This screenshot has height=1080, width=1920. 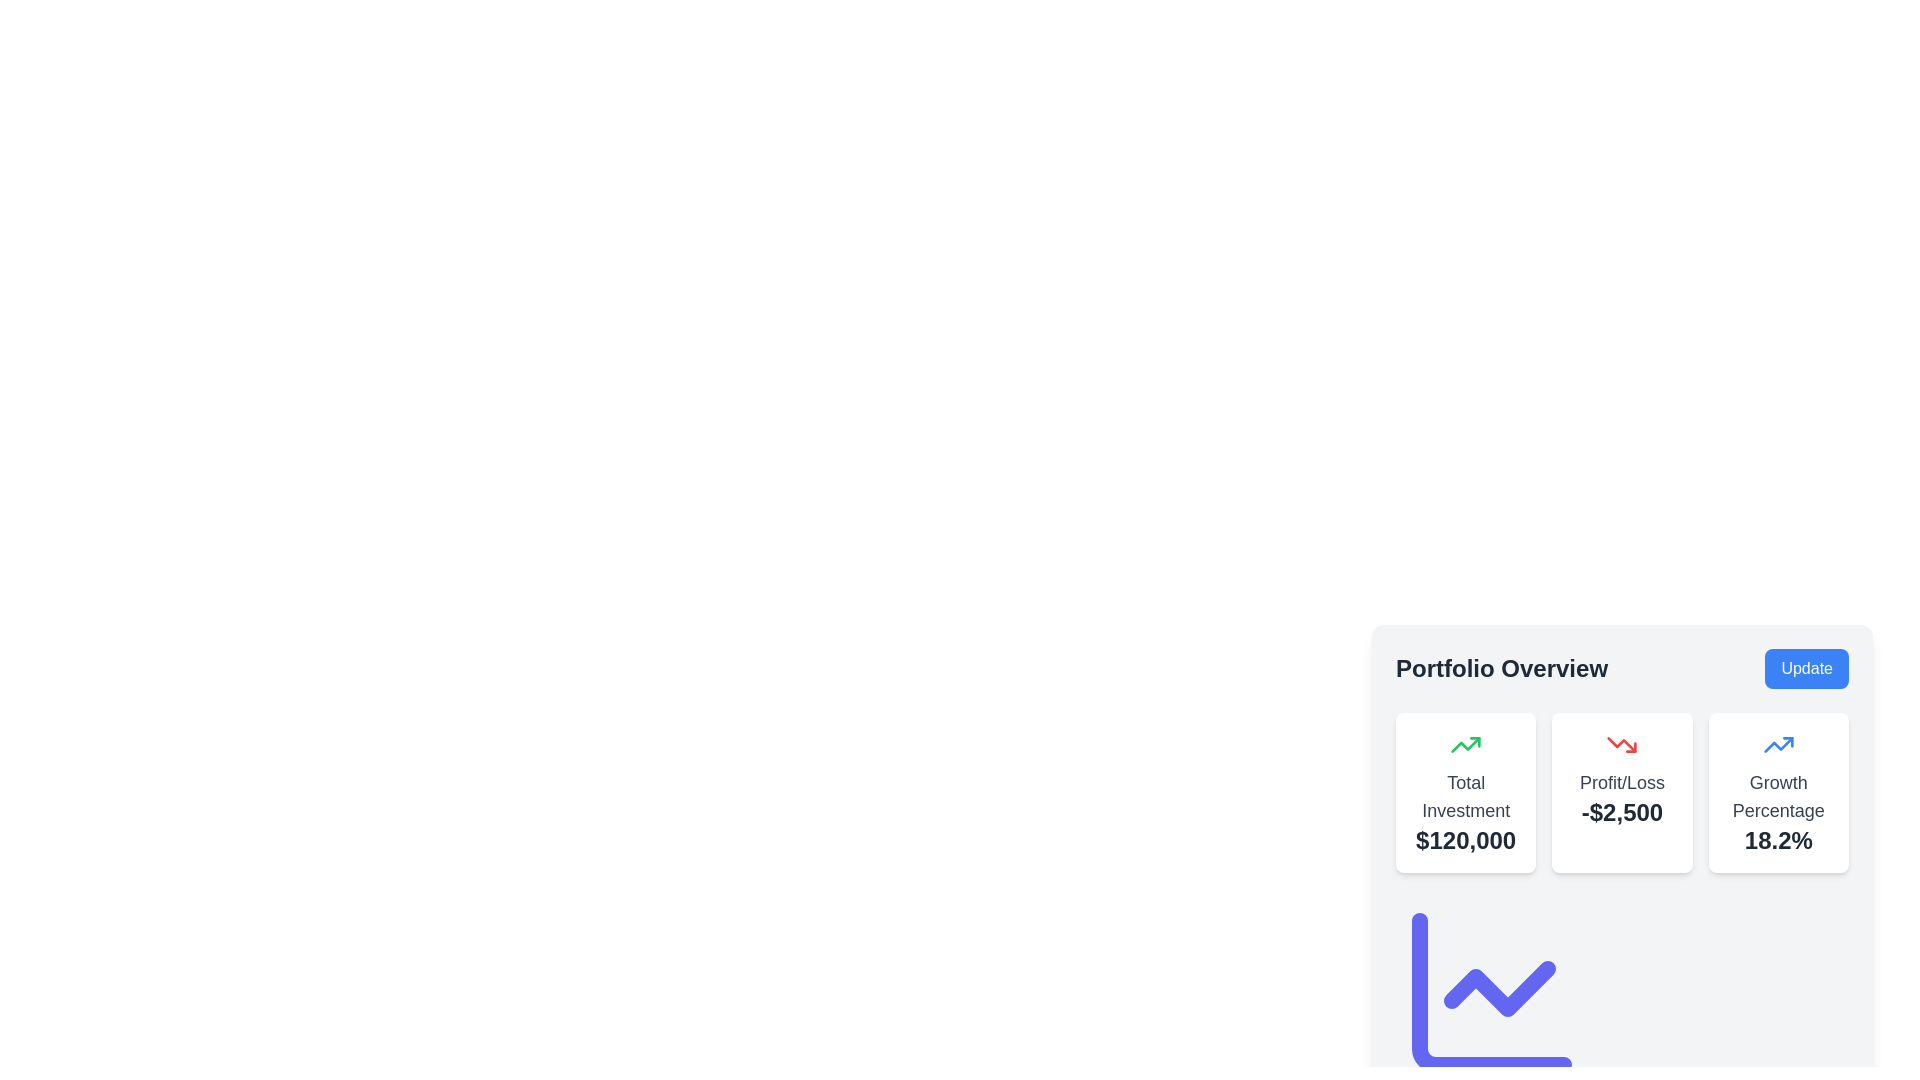 I want to click on the Text label displaying the value '-$2,500', which is located beneath the 'Profit/Loss' label in the 'Portfolio Overview' section, so click(x=1622, y=813).